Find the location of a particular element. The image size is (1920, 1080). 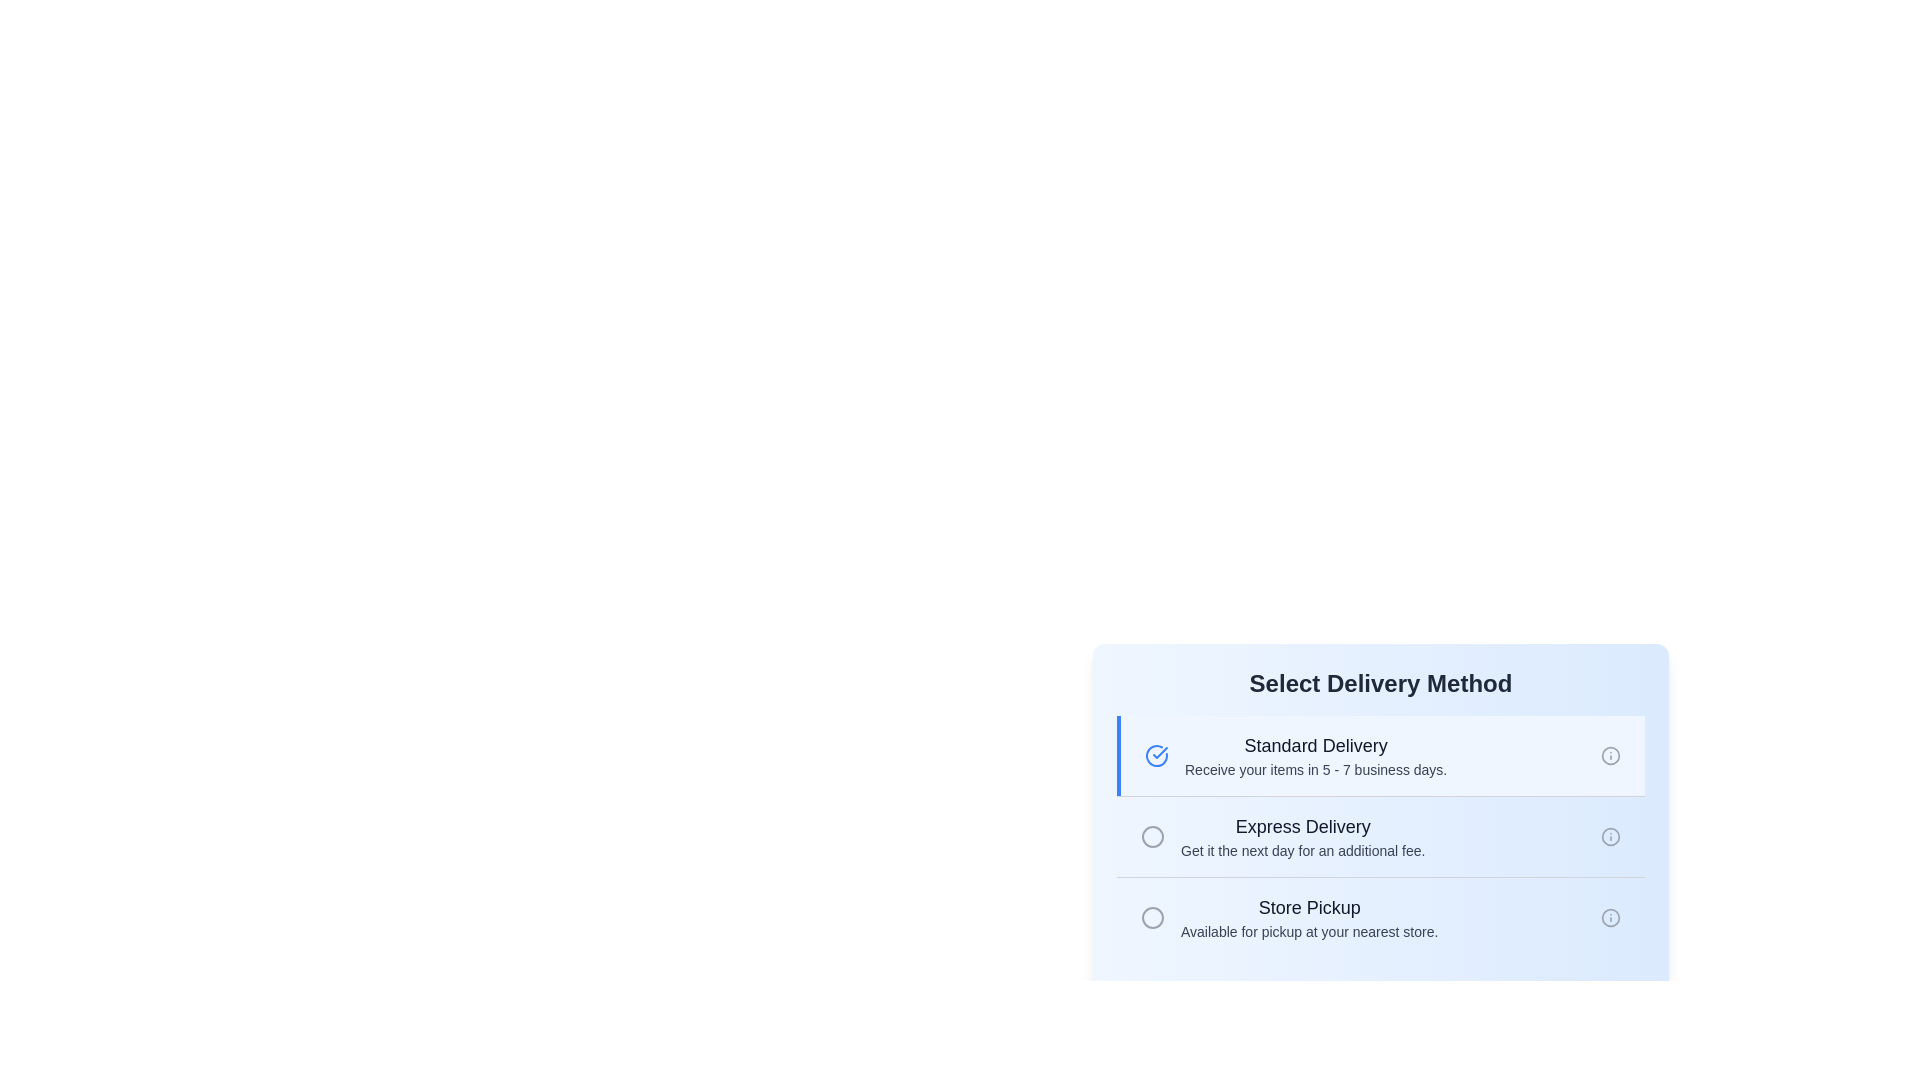

the circular selection indicator icon for 'Store Pickup' located to the left of the text under 'Select Delivery Method.' is located at coordinates (1152, 918).